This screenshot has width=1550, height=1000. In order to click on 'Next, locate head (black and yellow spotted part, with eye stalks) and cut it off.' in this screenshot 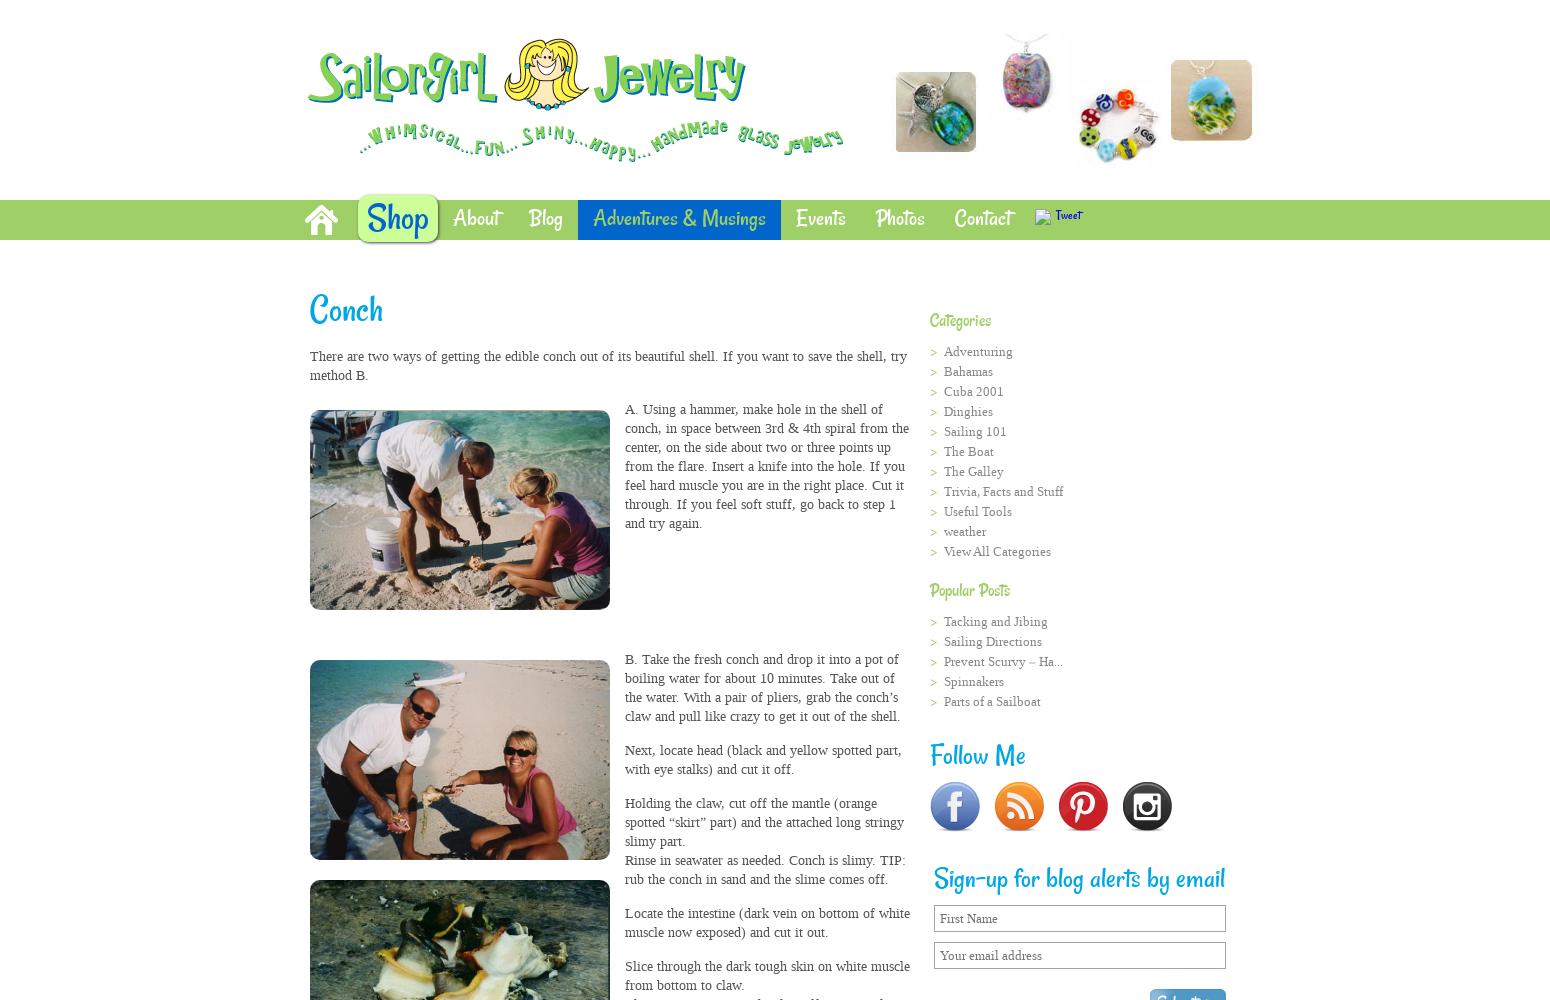, I will do `click(763, 760)`.